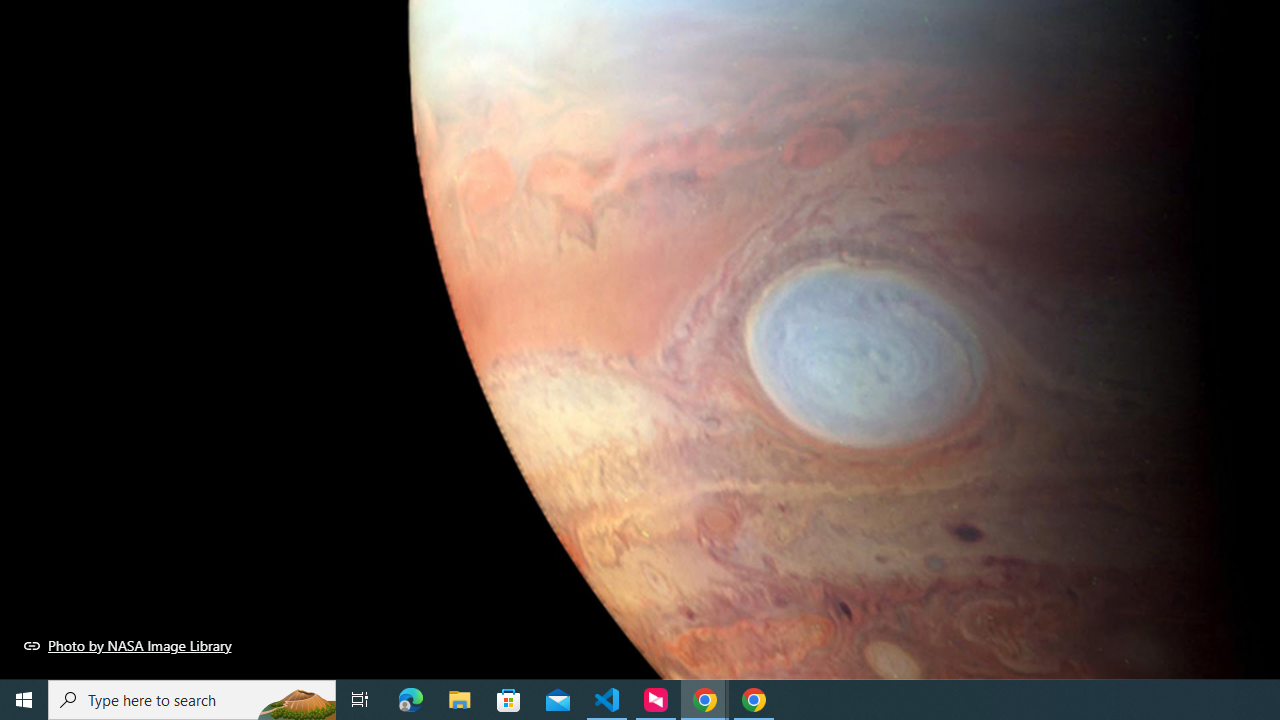  Describe the element at coordinates (127, 645) in the screenshot. I see `'Photo by NASA Image Library'` at that location.